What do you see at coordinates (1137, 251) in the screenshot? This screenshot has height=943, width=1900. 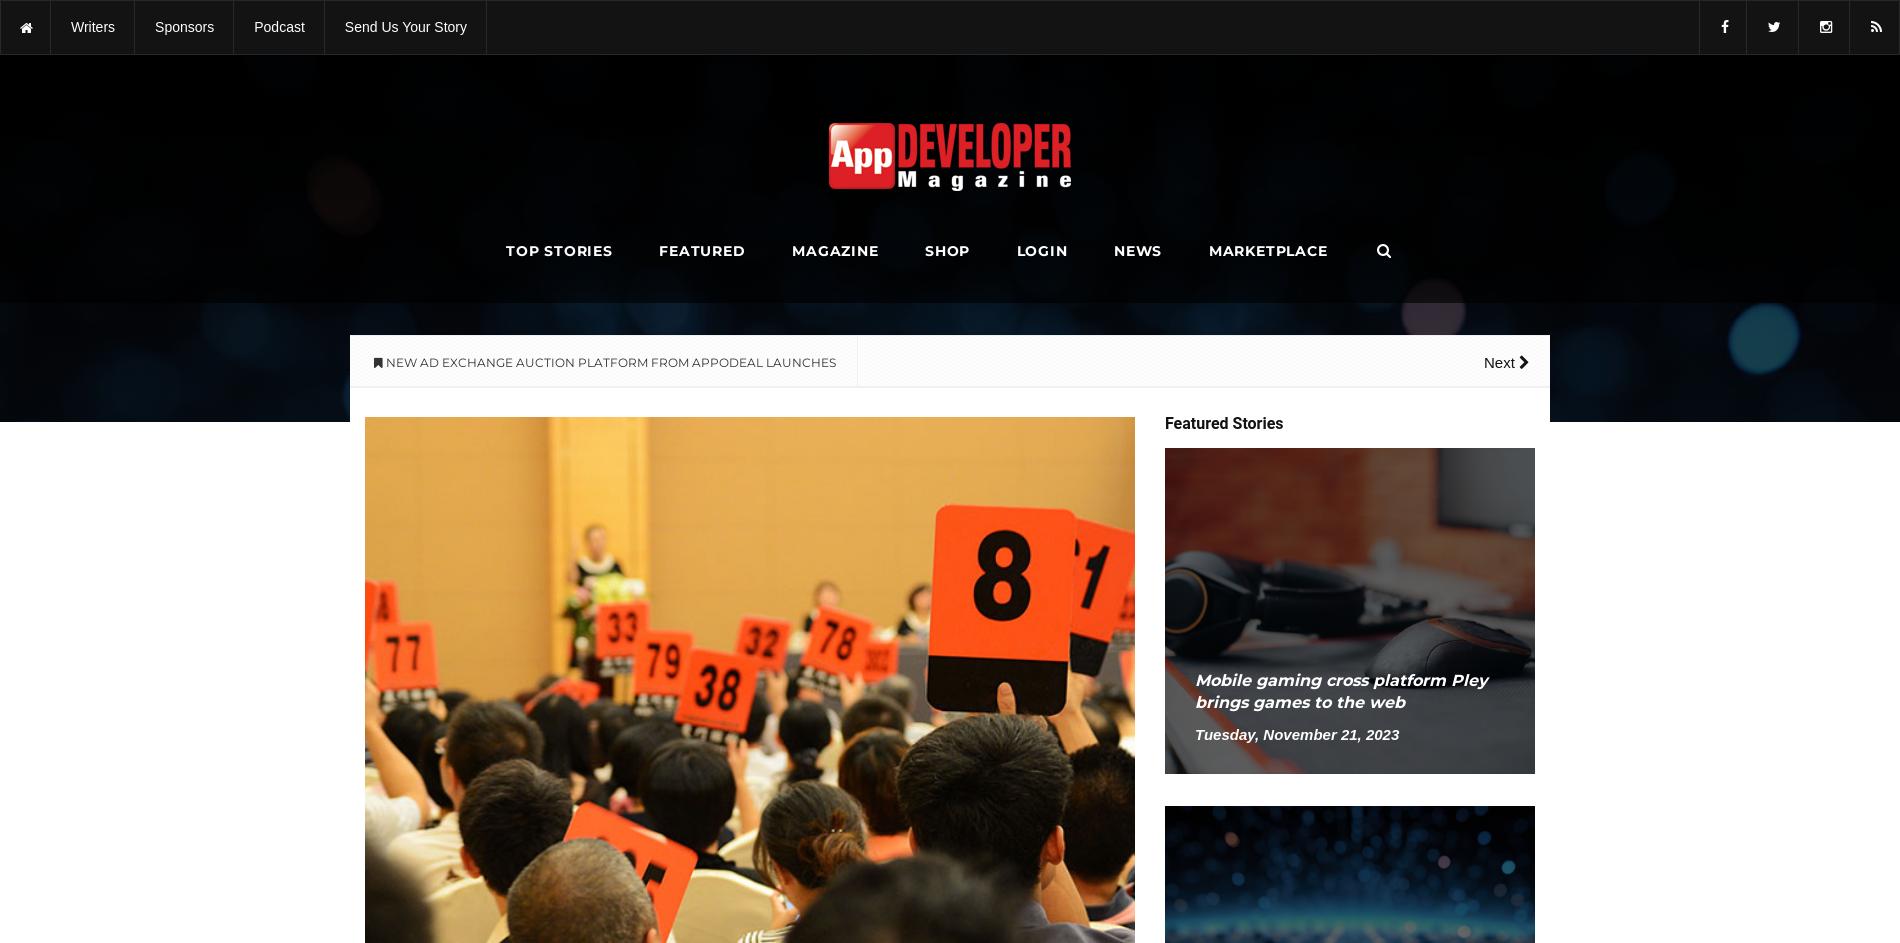 I see `'News'` at bounding box center [1137, 251].